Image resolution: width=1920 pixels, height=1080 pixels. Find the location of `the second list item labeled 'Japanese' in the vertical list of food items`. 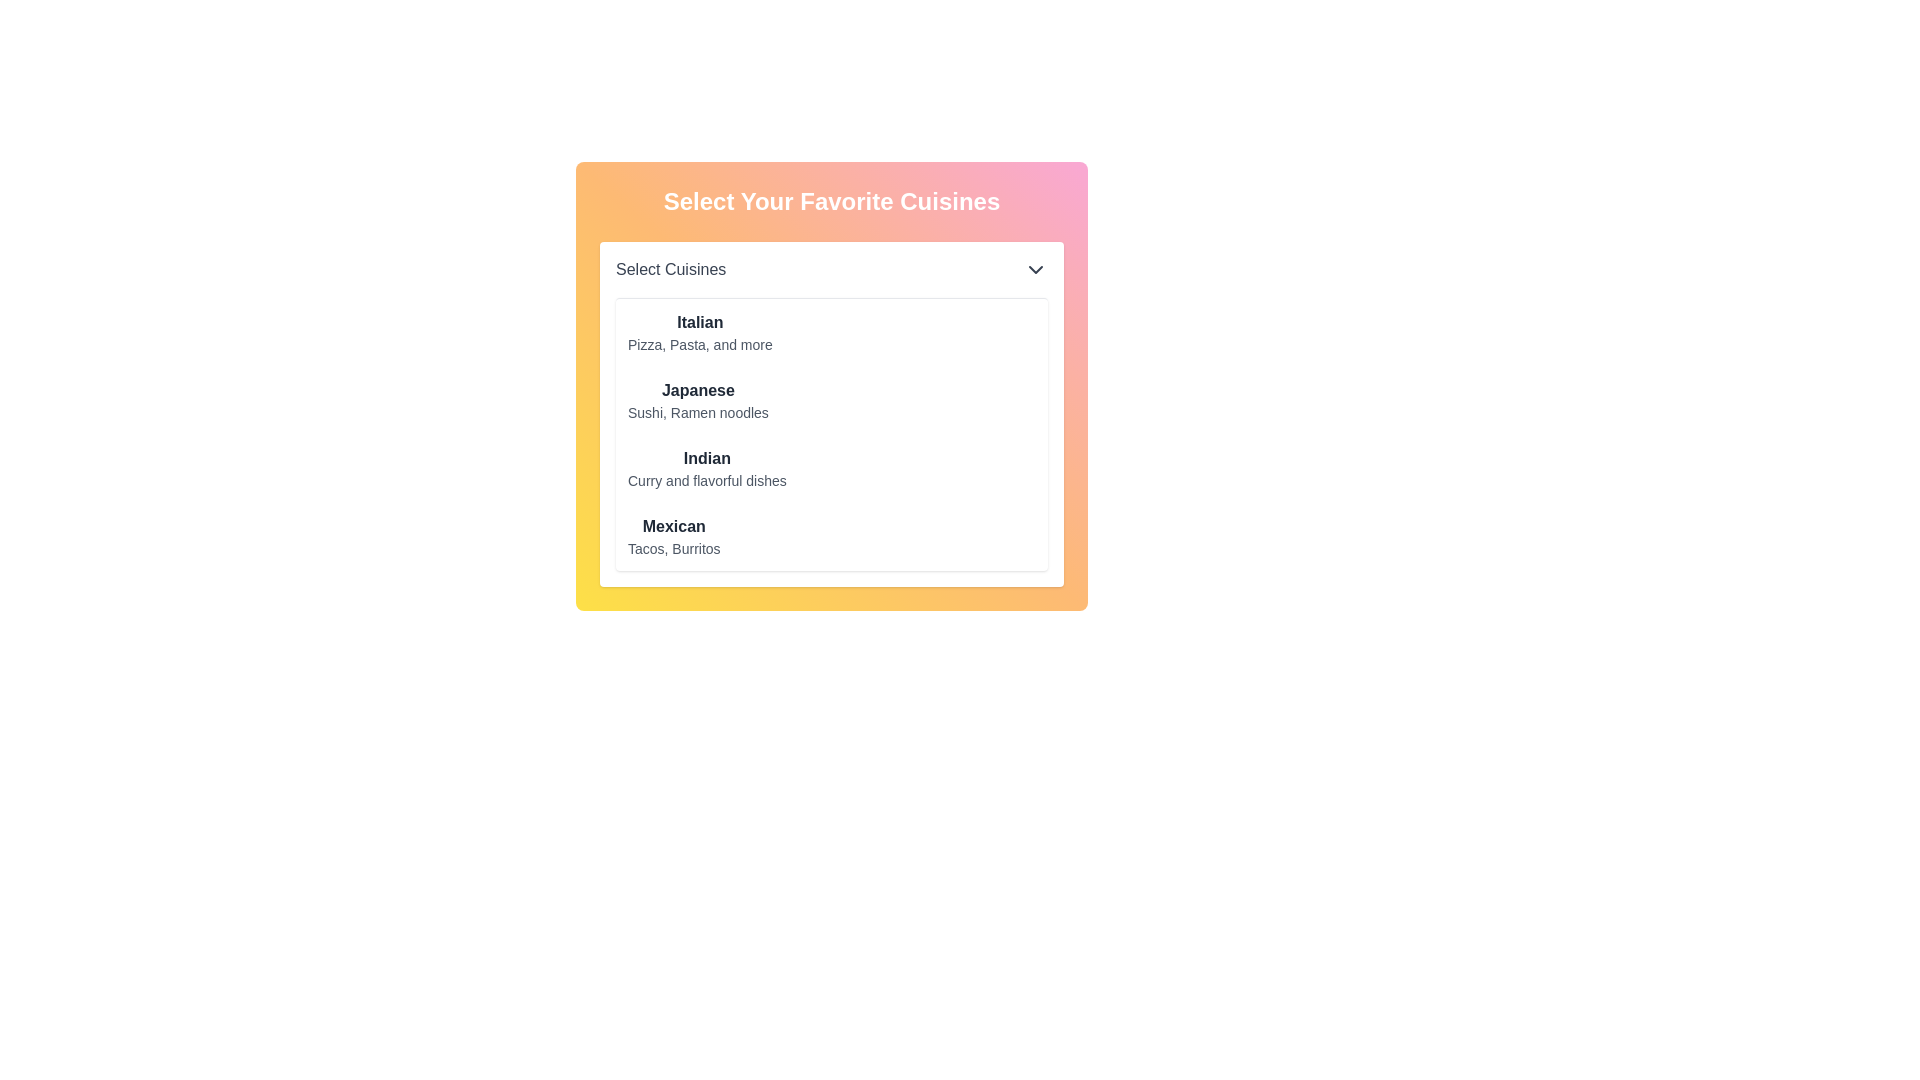

the second list item labeled 'Japanese' in the vertical list of food items is located at coordinates (698, 401).